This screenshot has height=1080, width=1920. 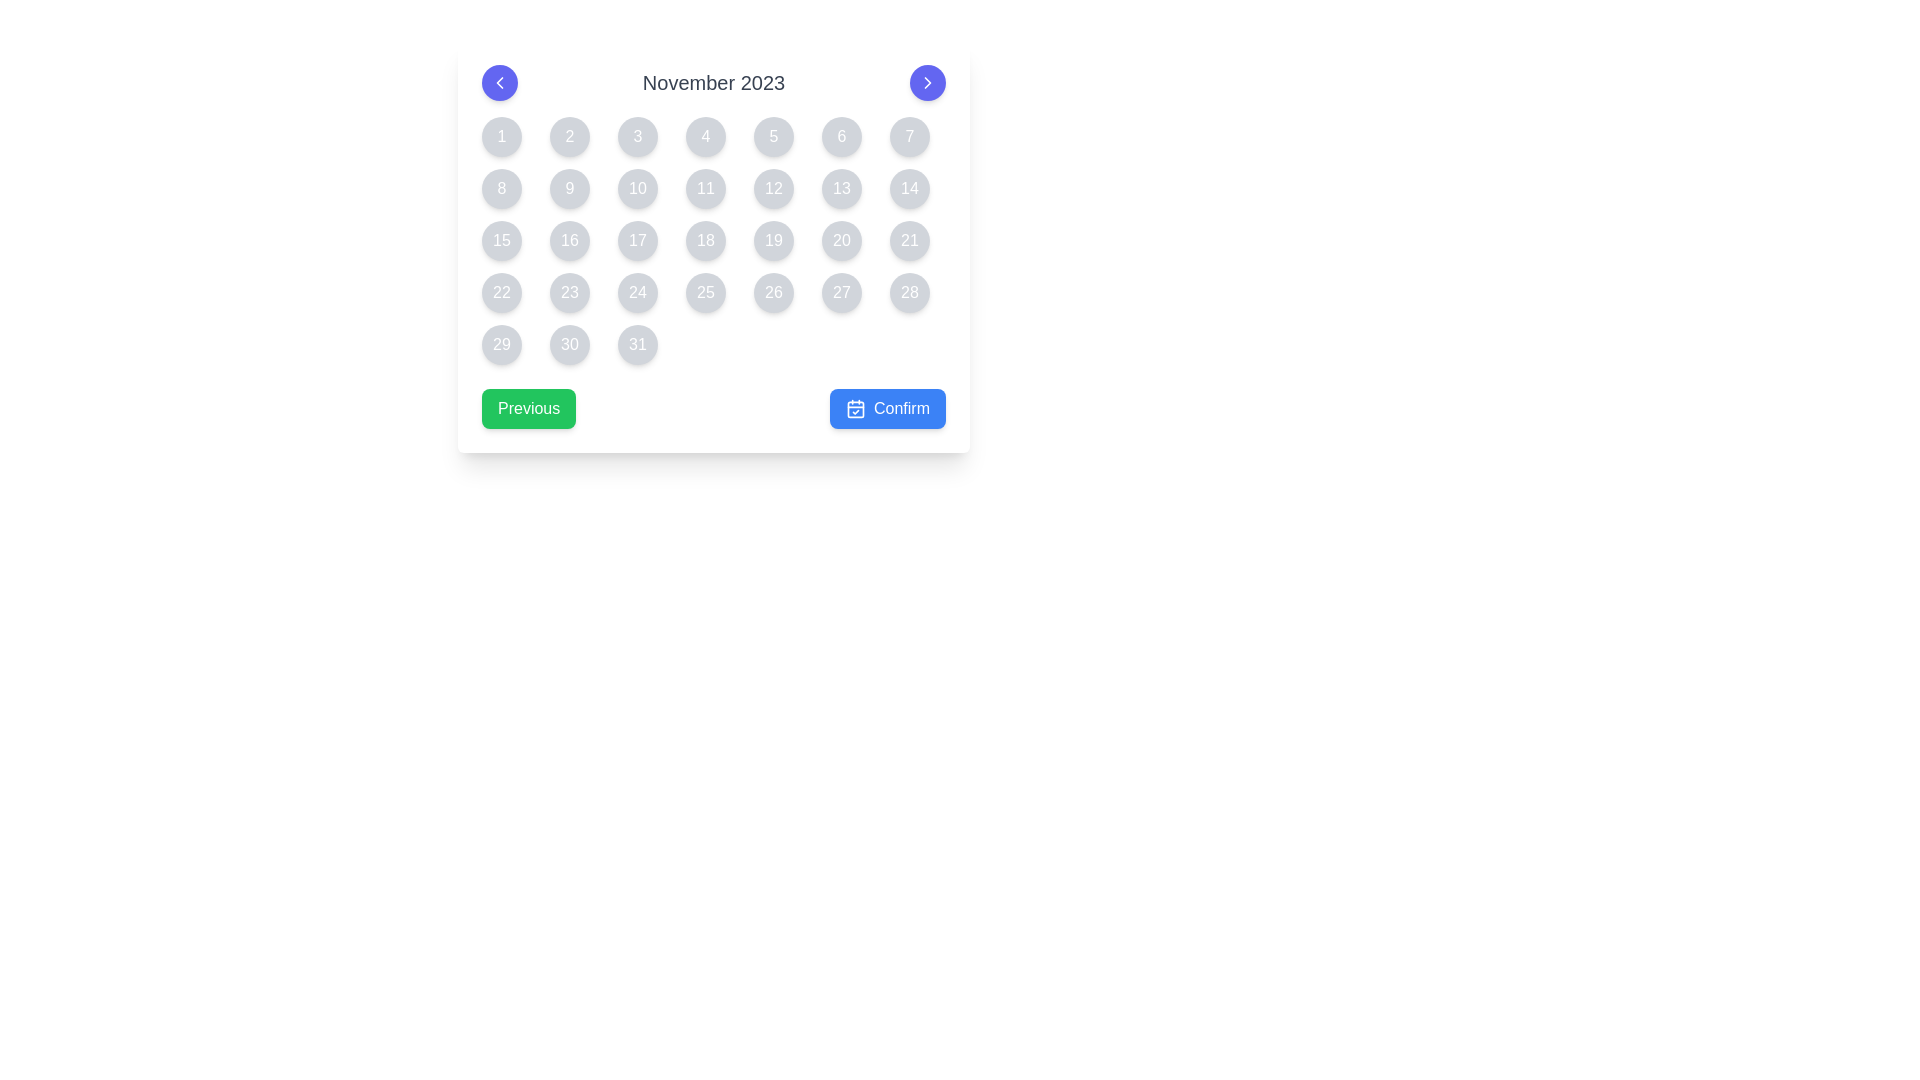 What do you see at coordinates (714, 82) in the screenshot?
I see `the text label displaying 'November 2023', which is positioned at the top center of the calendar interface, between two navigation arrow buttons` at bounding box center [714, 82].